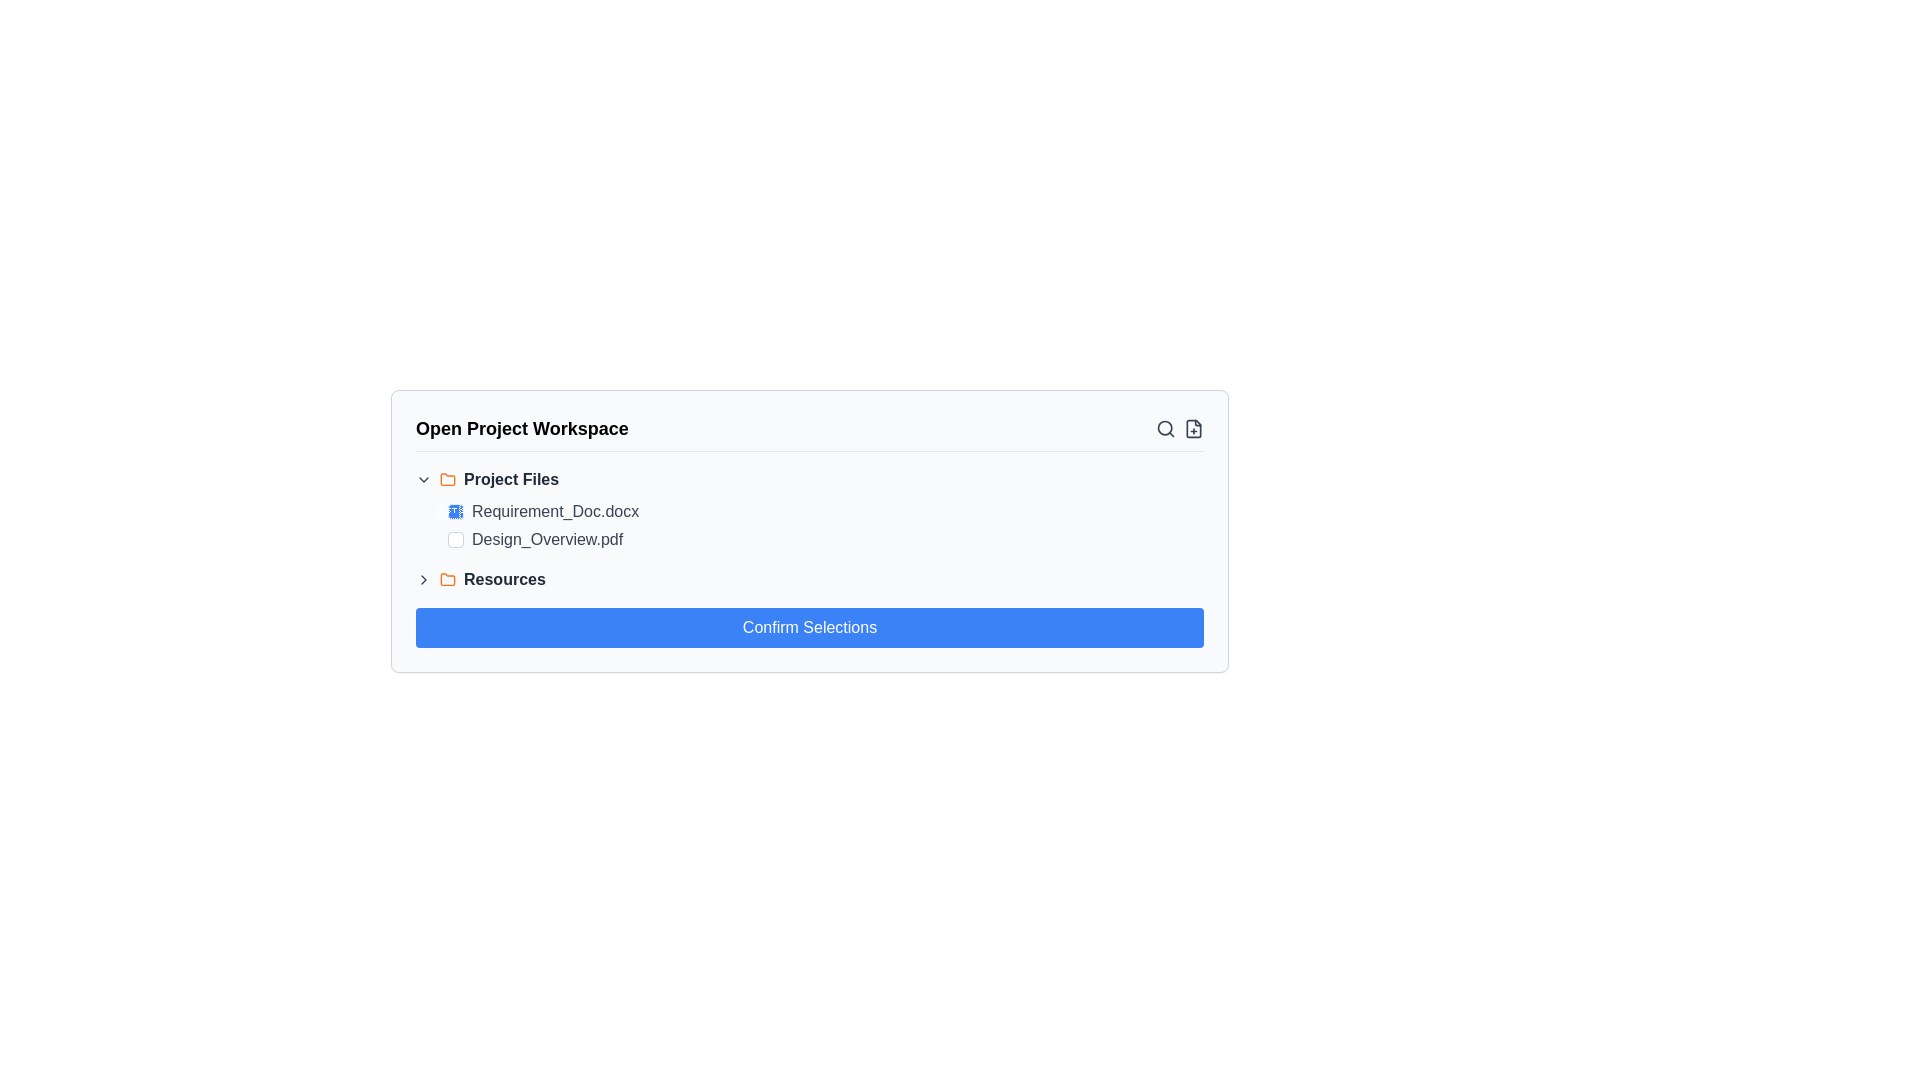 Image resolution: width=1920 pixels, height=1080 pixels. What do you see at coordinates (455, 540) in the screenshot?
I see `the checkbox located to the left of the filename 'Design_Overview.pdf' in the second item of the 'Project Files' section` at bounding box center [455, 540].